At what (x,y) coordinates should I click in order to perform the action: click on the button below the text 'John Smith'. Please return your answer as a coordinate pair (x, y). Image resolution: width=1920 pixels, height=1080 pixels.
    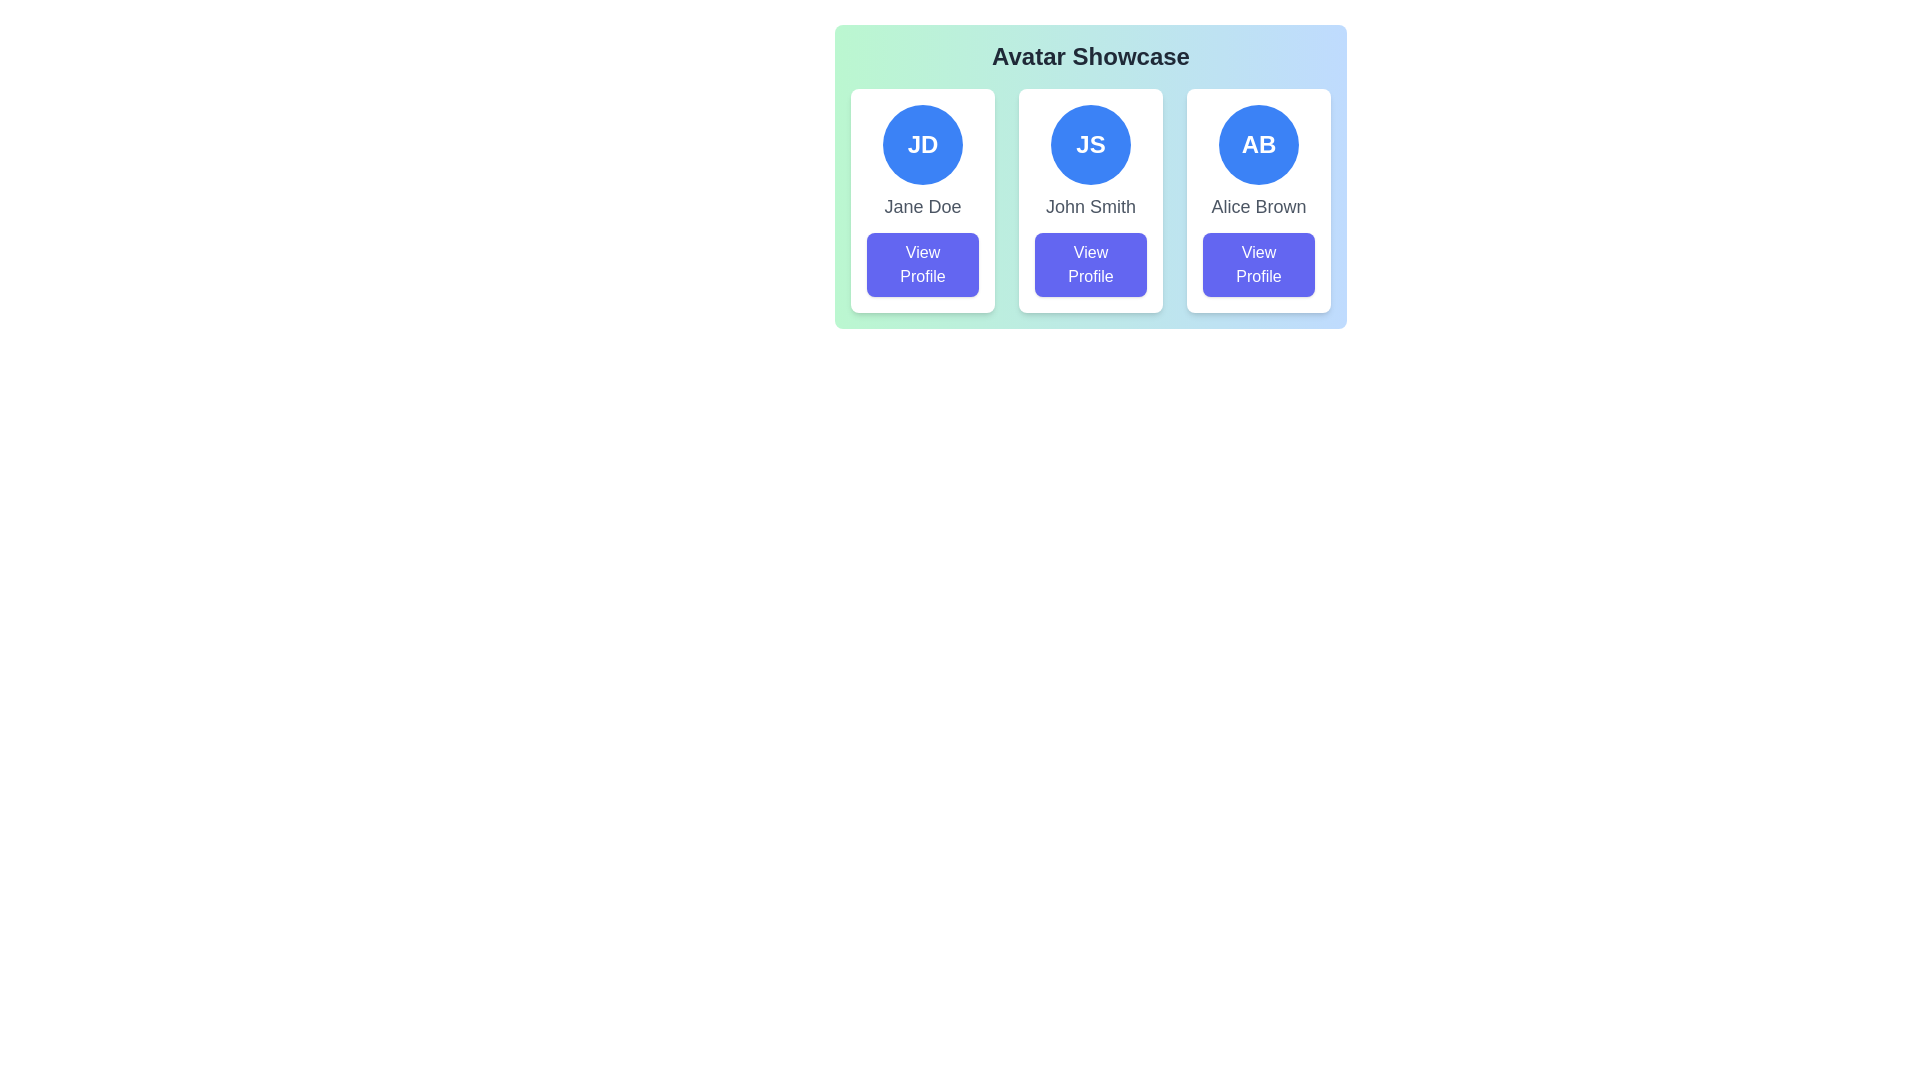
    Looking at the image, I should click on (1089, 264).